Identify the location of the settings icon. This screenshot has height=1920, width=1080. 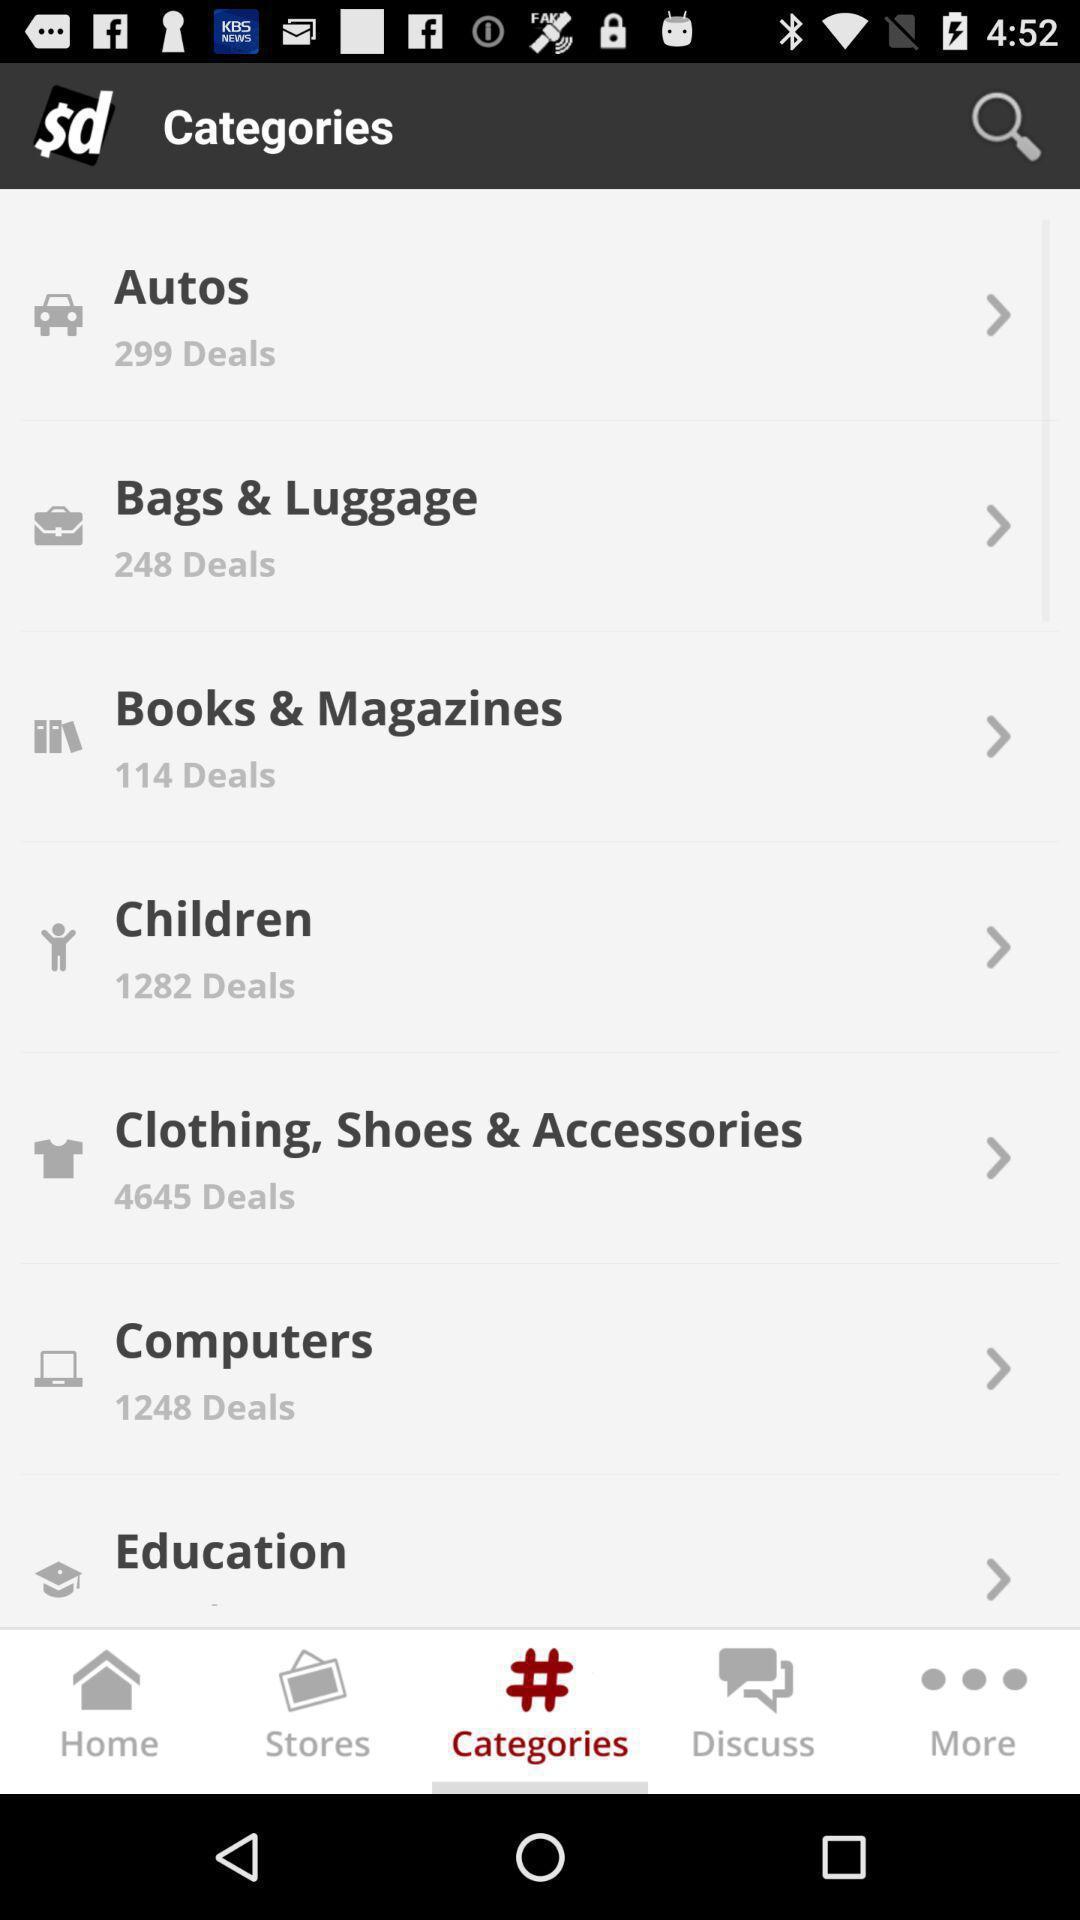
(540, 1836).